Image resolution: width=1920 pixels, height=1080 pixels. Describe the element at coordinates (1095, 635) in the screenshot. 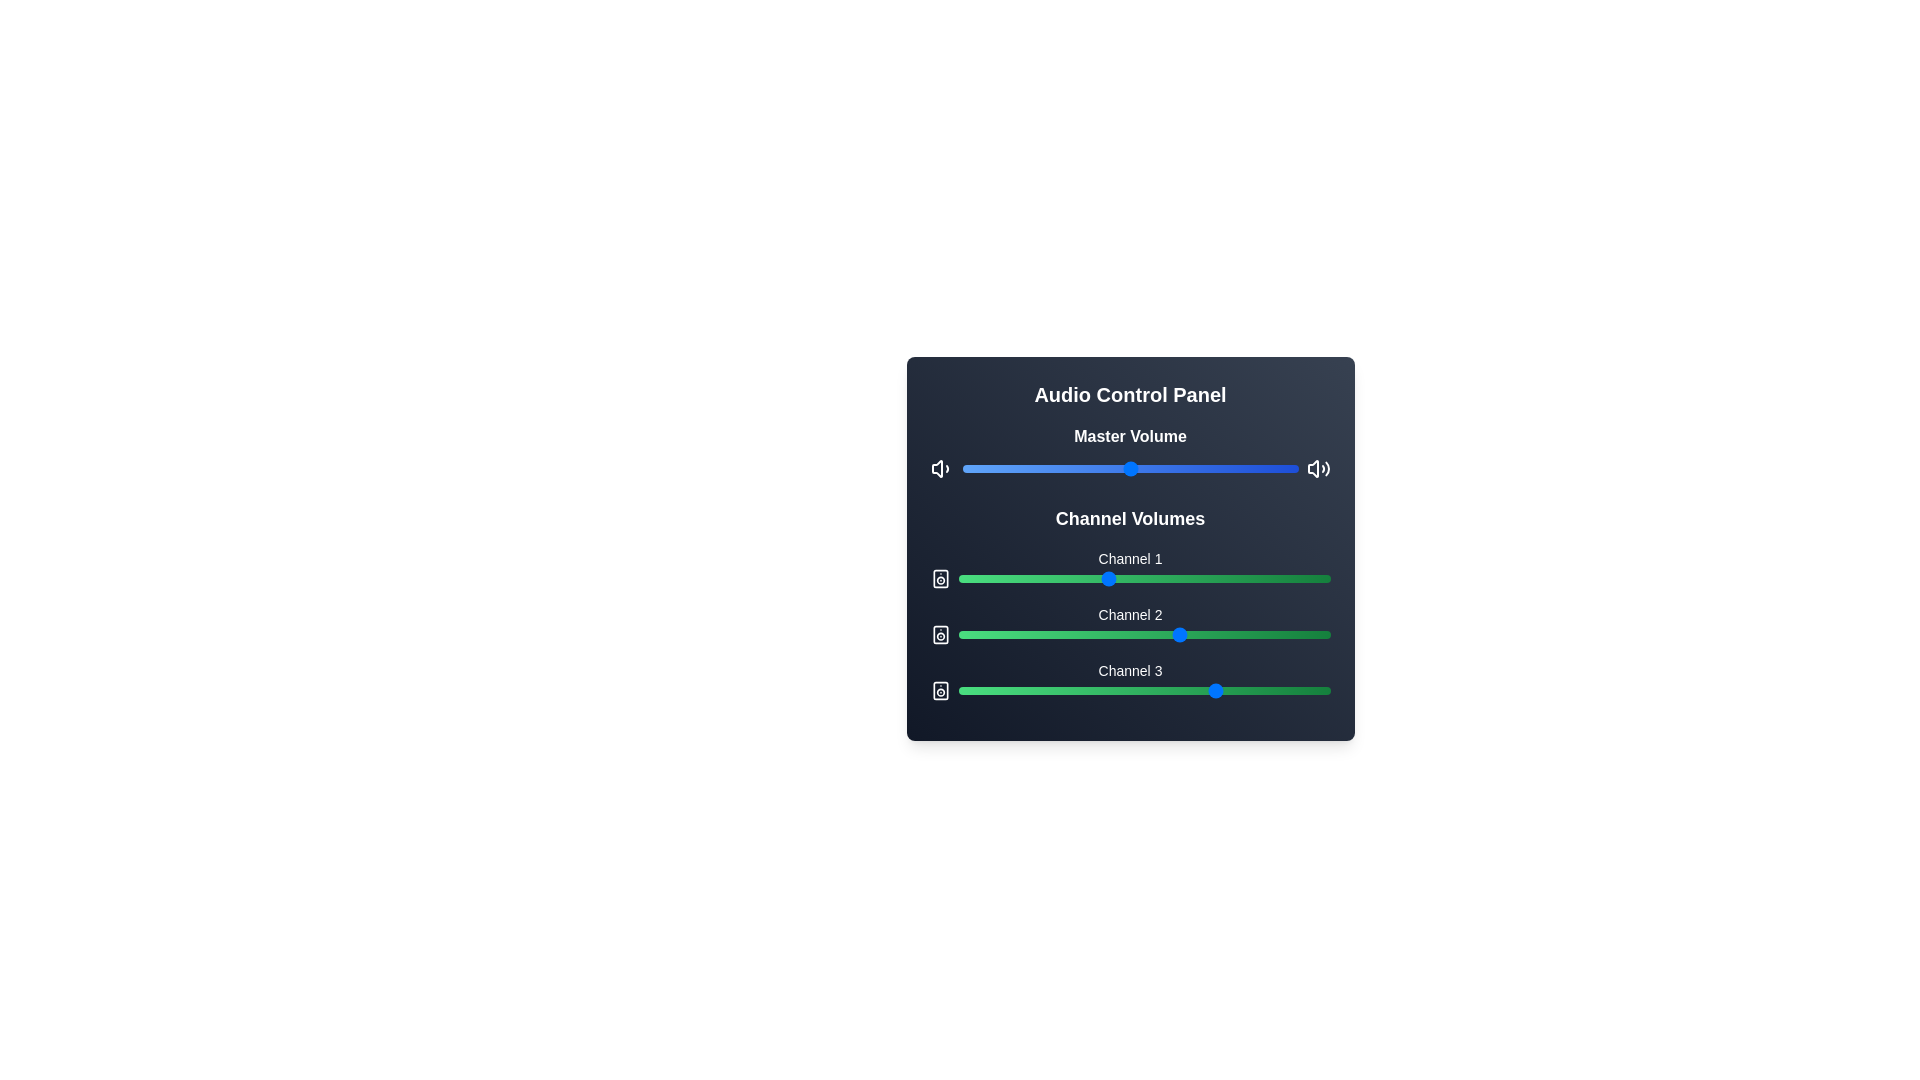

I see `the volume of Channel 2` at that location.